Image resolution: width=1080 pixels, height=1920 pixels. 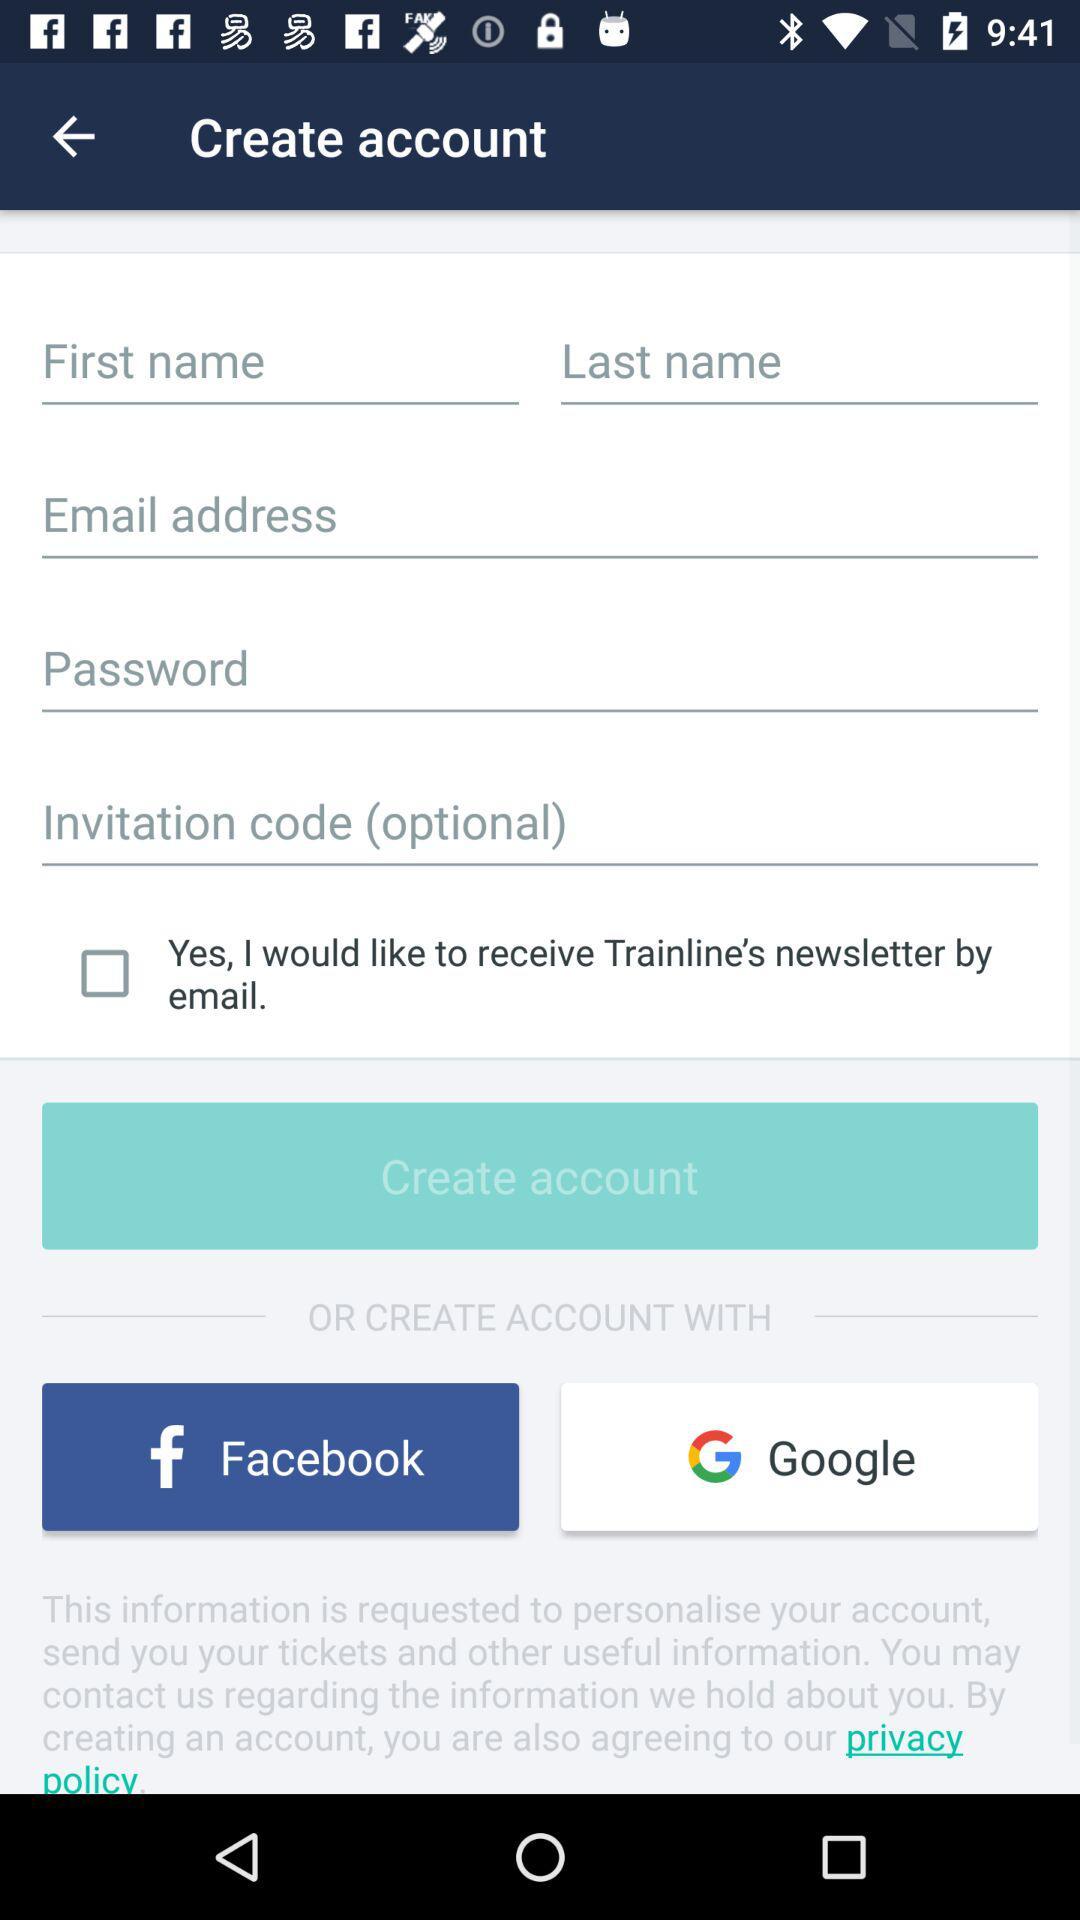 What do you see at coordinates (540, 820) in the screenshot?
I see `insert invitation code` at bounding box center [540, 820].